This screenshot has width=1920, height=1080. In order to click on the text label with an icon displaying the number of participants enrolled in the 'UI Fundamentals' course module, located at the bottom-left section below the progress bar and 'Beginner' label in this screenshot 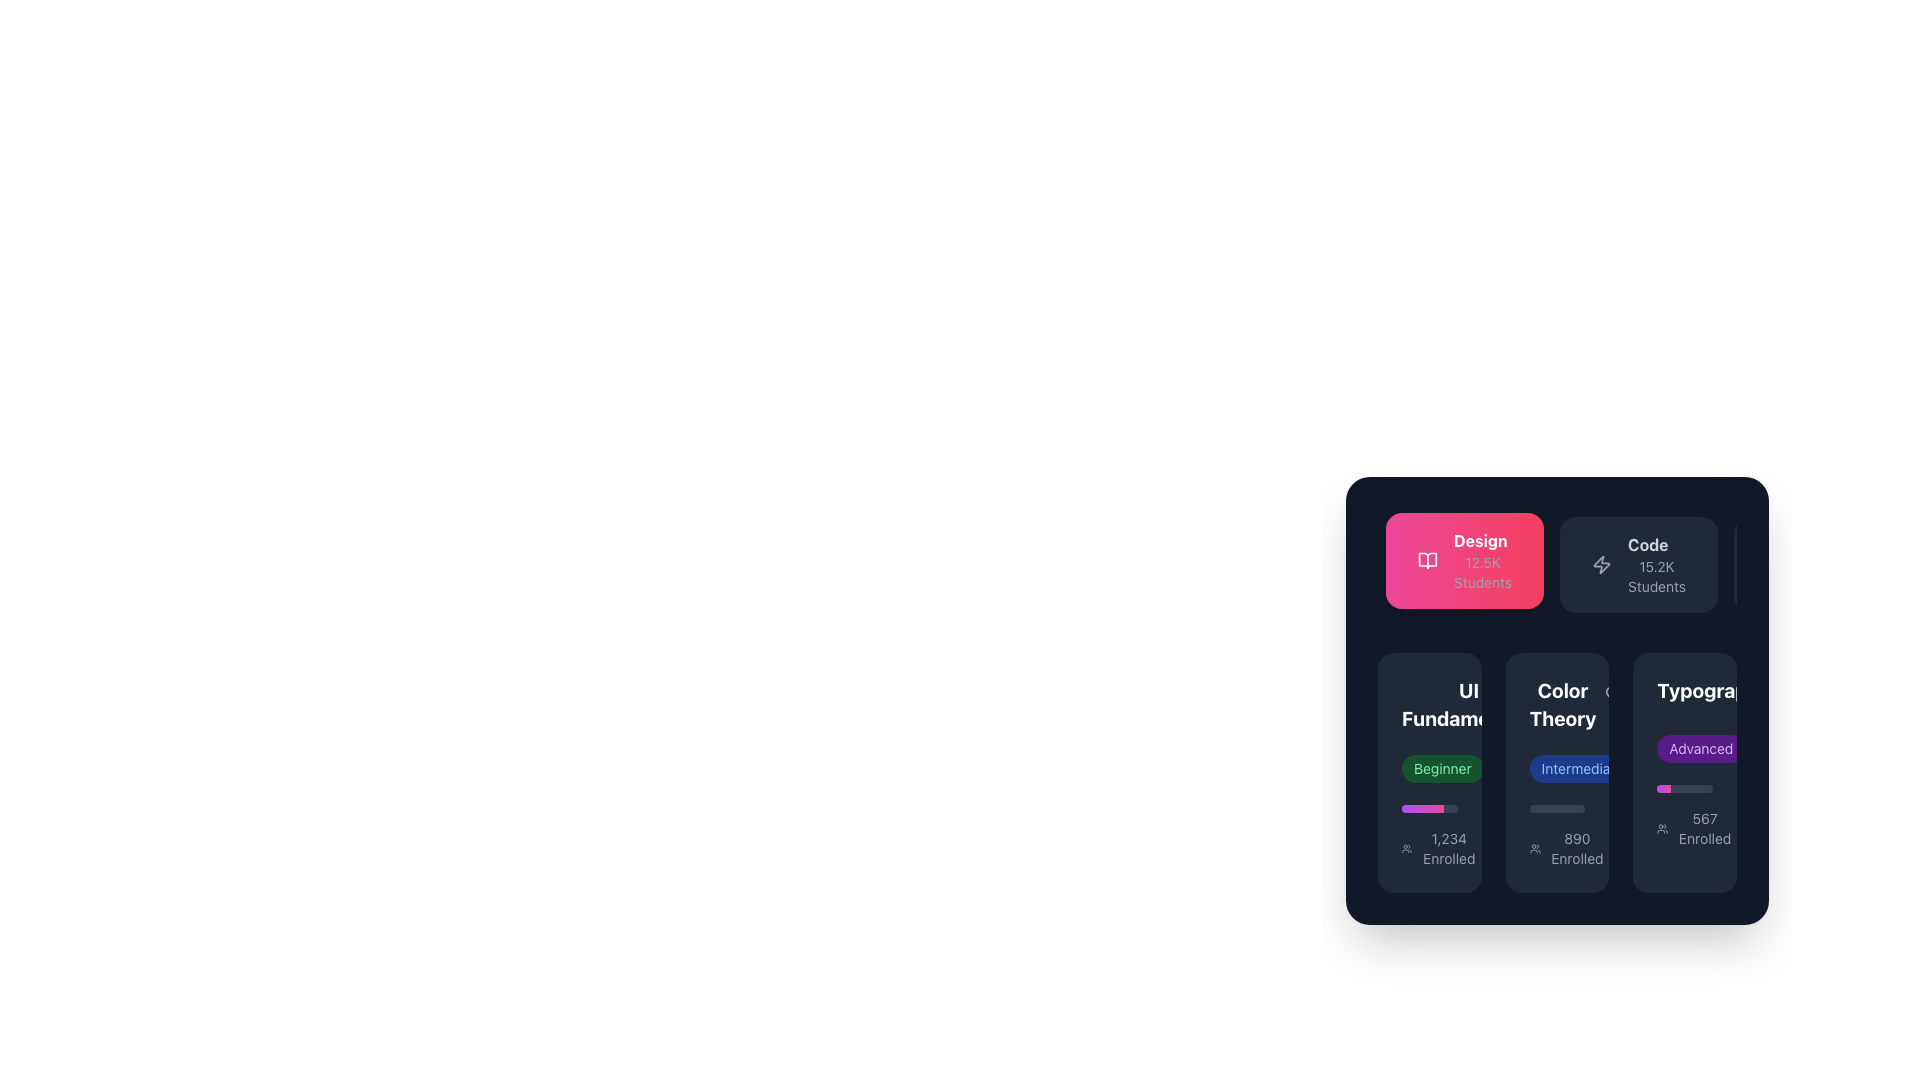, I will do `click(1428, 848)`.